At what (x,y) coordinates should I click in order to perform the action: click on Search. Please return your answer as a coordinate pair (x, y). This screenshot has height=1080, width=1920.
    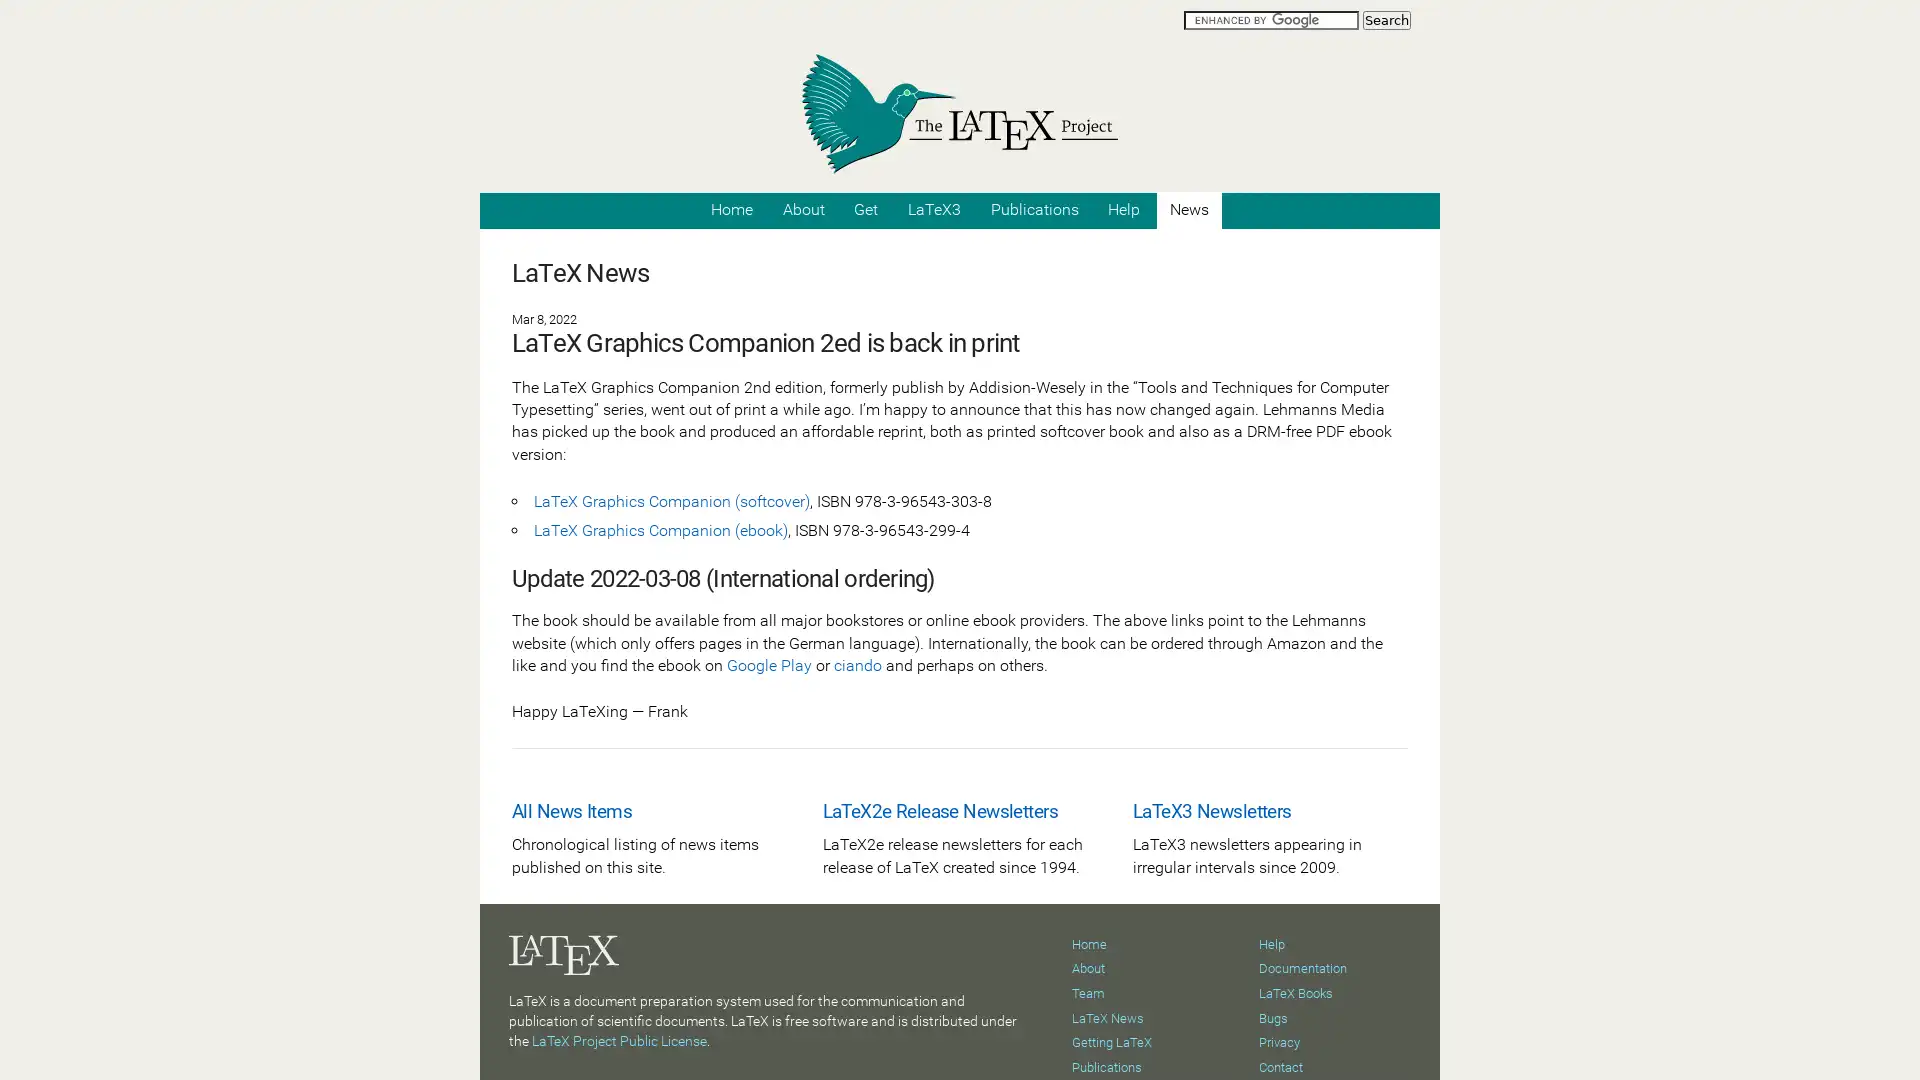
    Looking at the image, I should click on (1386, 20).